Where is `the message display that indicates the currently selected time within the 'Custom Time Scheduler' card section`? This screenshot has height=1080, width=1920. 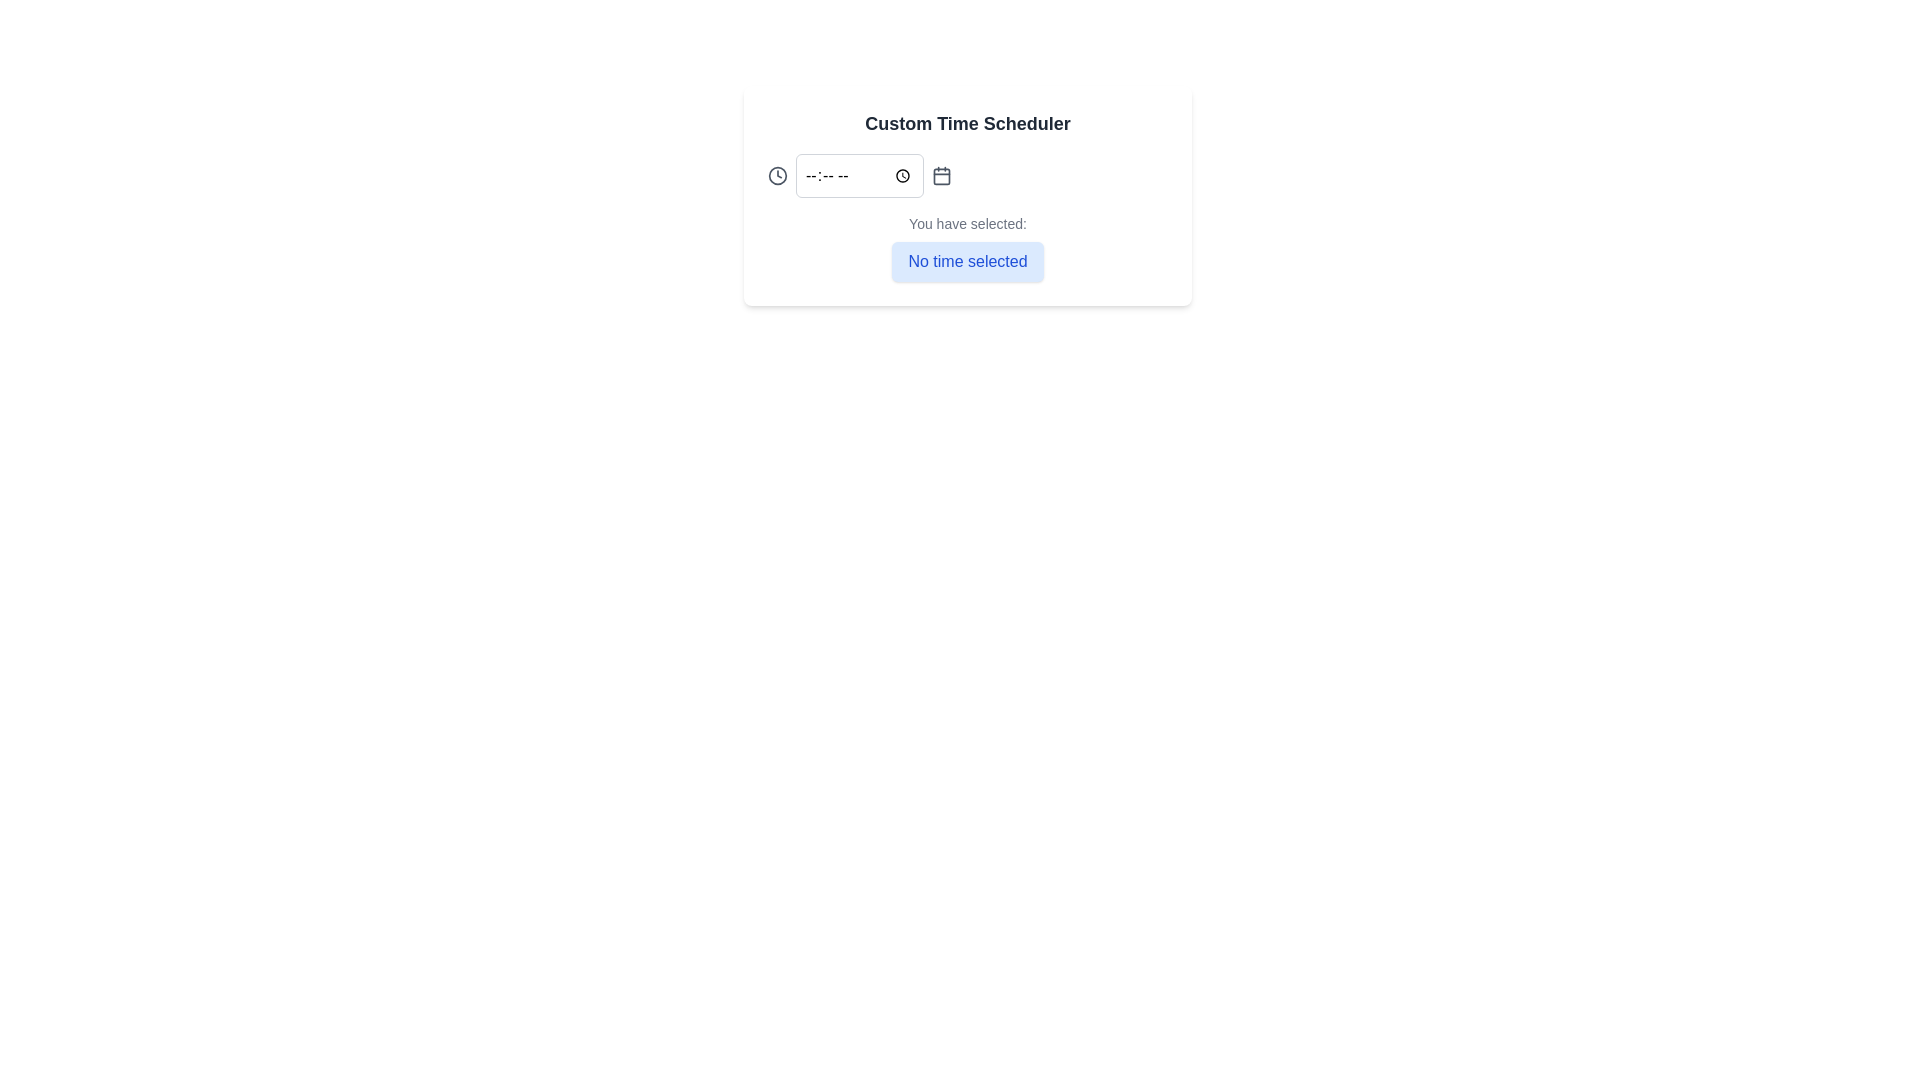
the message display that indicates the currently selected time within the 'Custom Time Scheduler' card section is located at coordinates (968, 246).